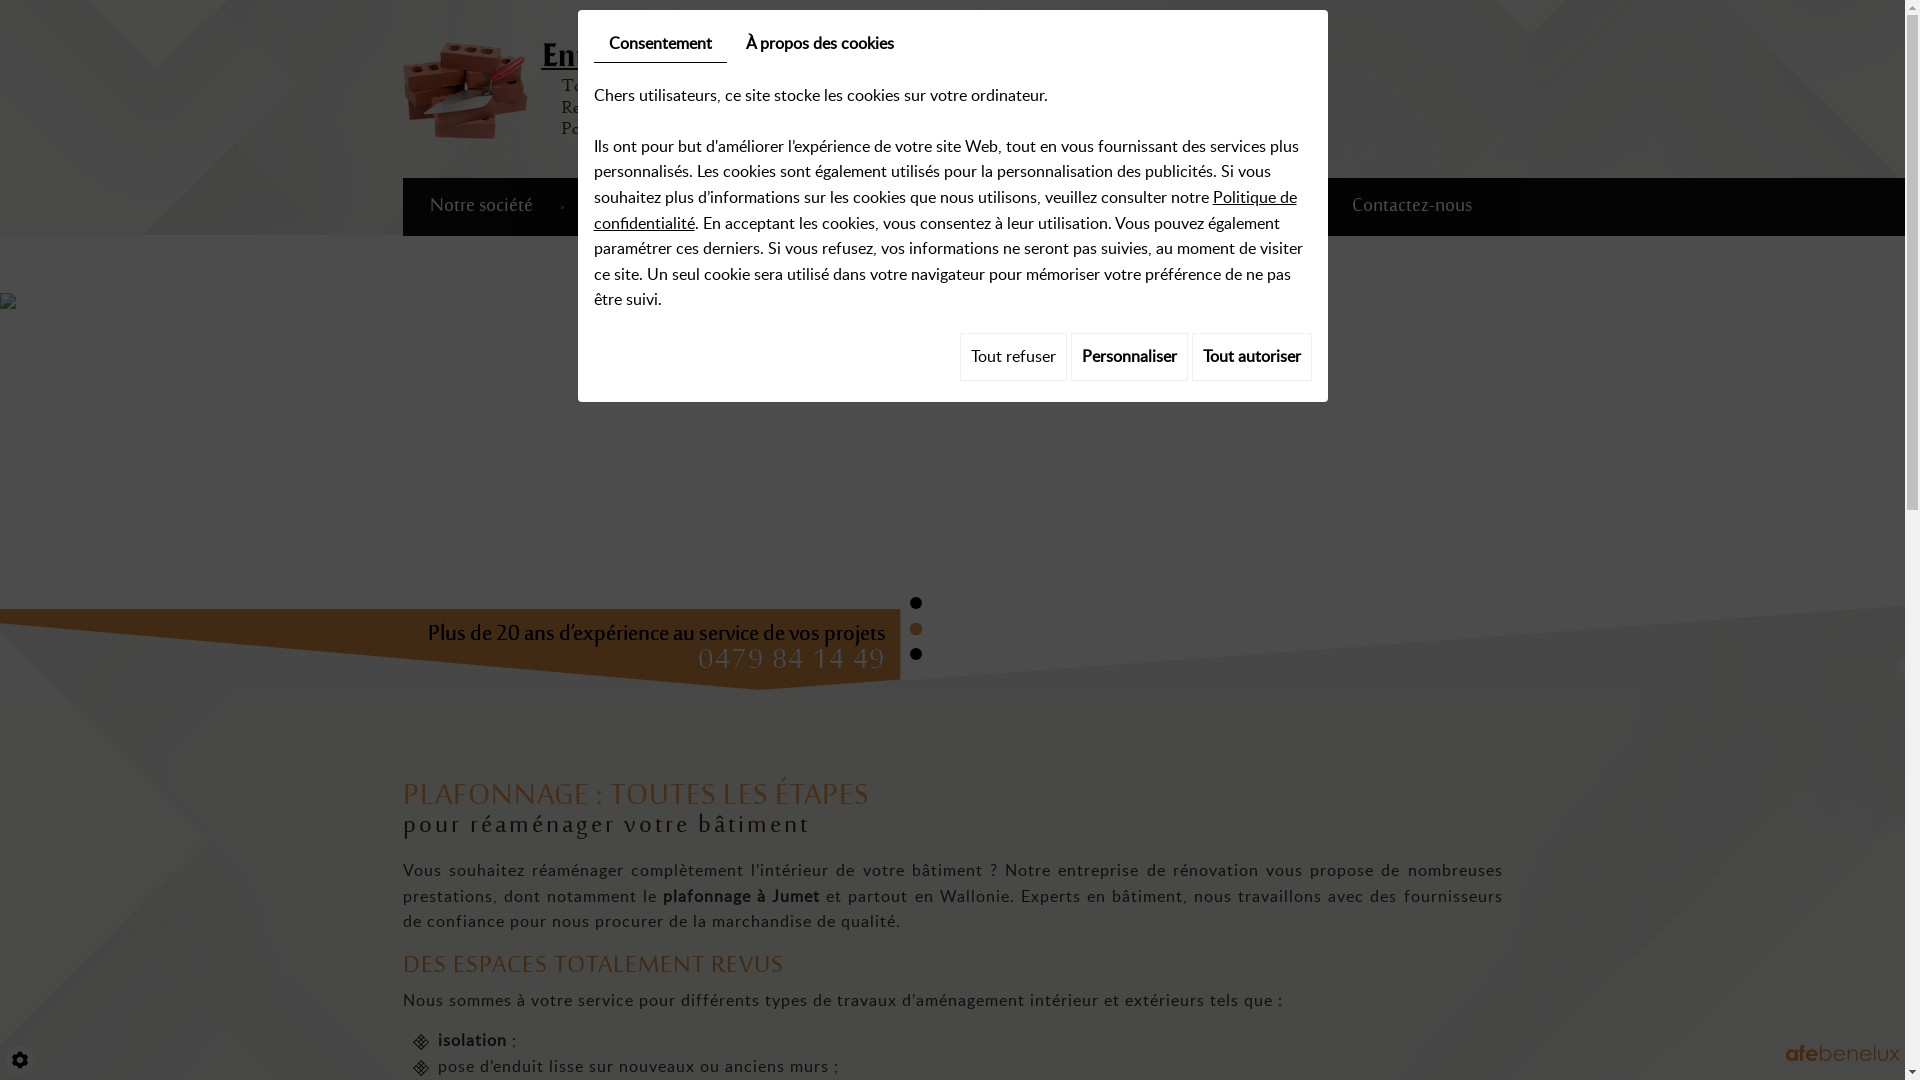 The width and height of the screenshot is (1920, 1080). What do you see at coordinates (637, 207) in the screenshot?
I see `'Nos services'` at bounding box center [637, 207].